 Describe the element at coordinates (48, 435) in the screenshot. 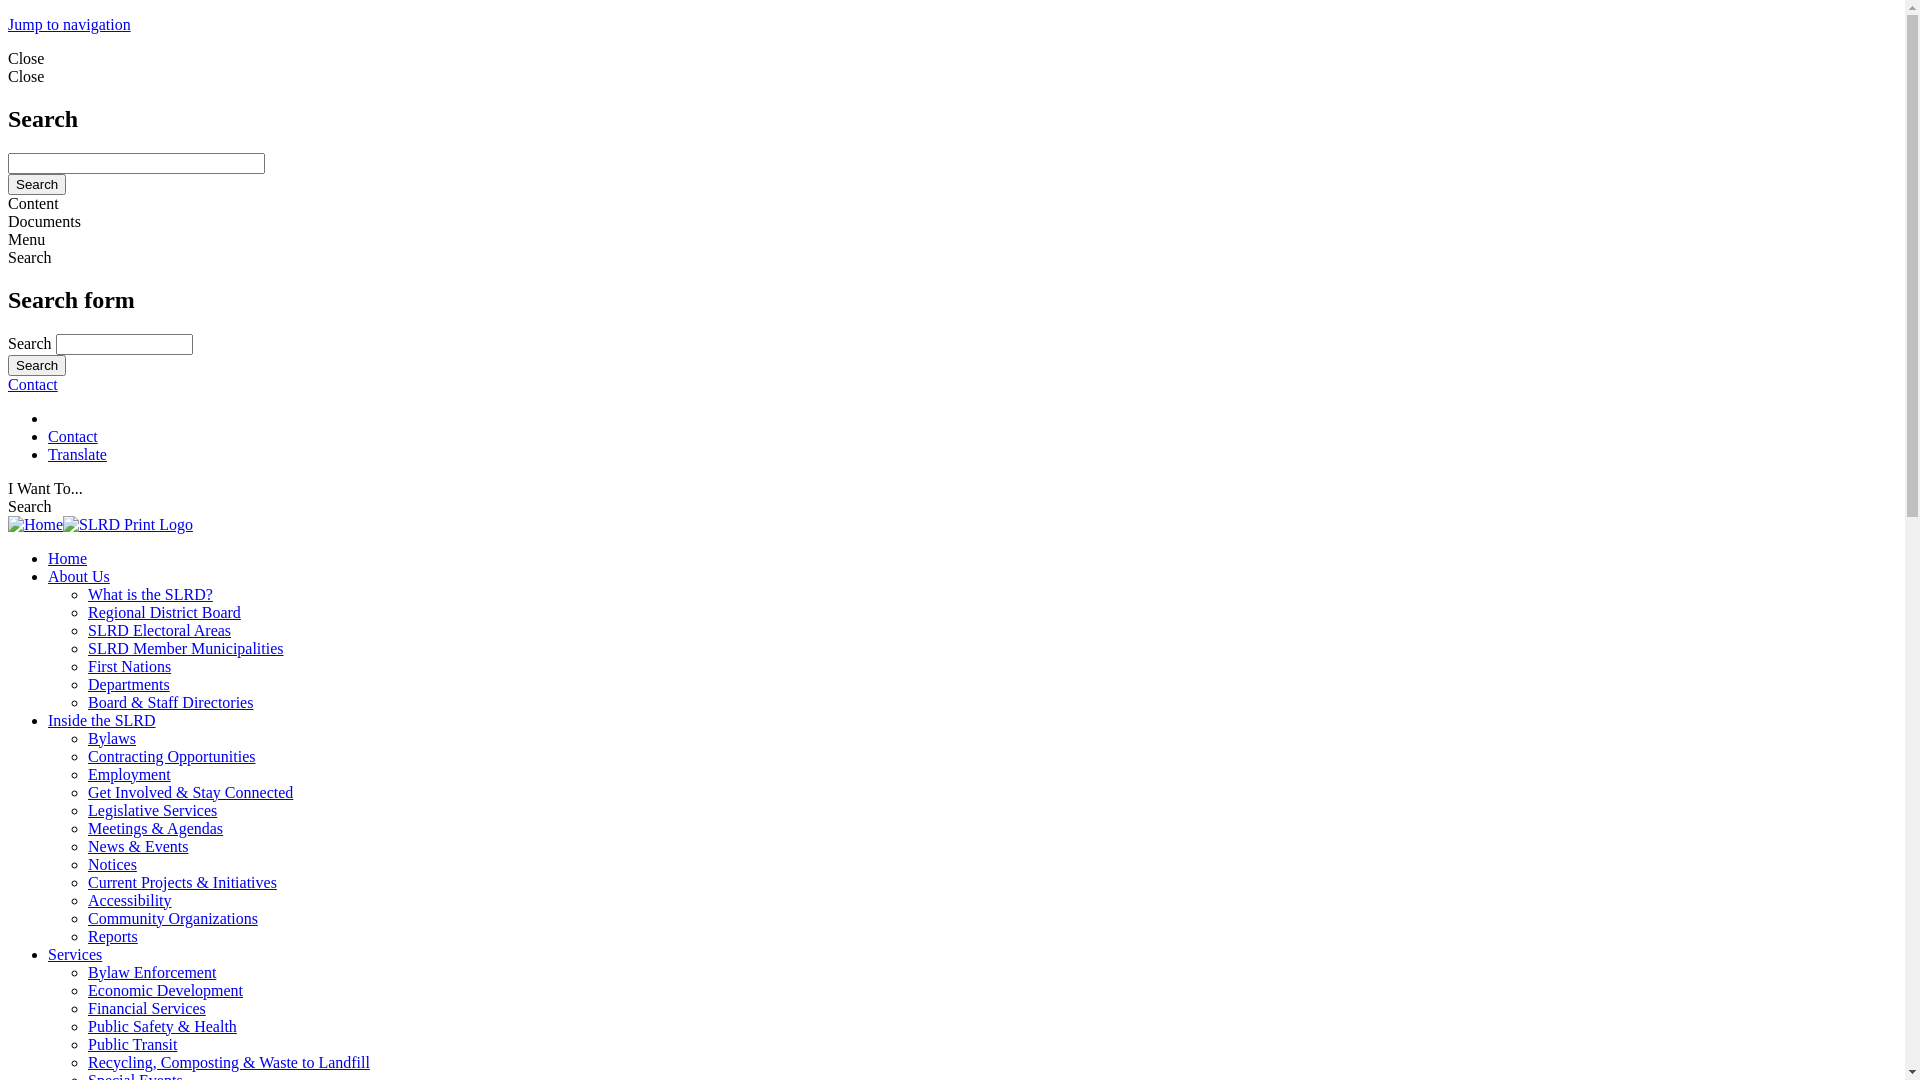

I see `'Contact'` at that location.